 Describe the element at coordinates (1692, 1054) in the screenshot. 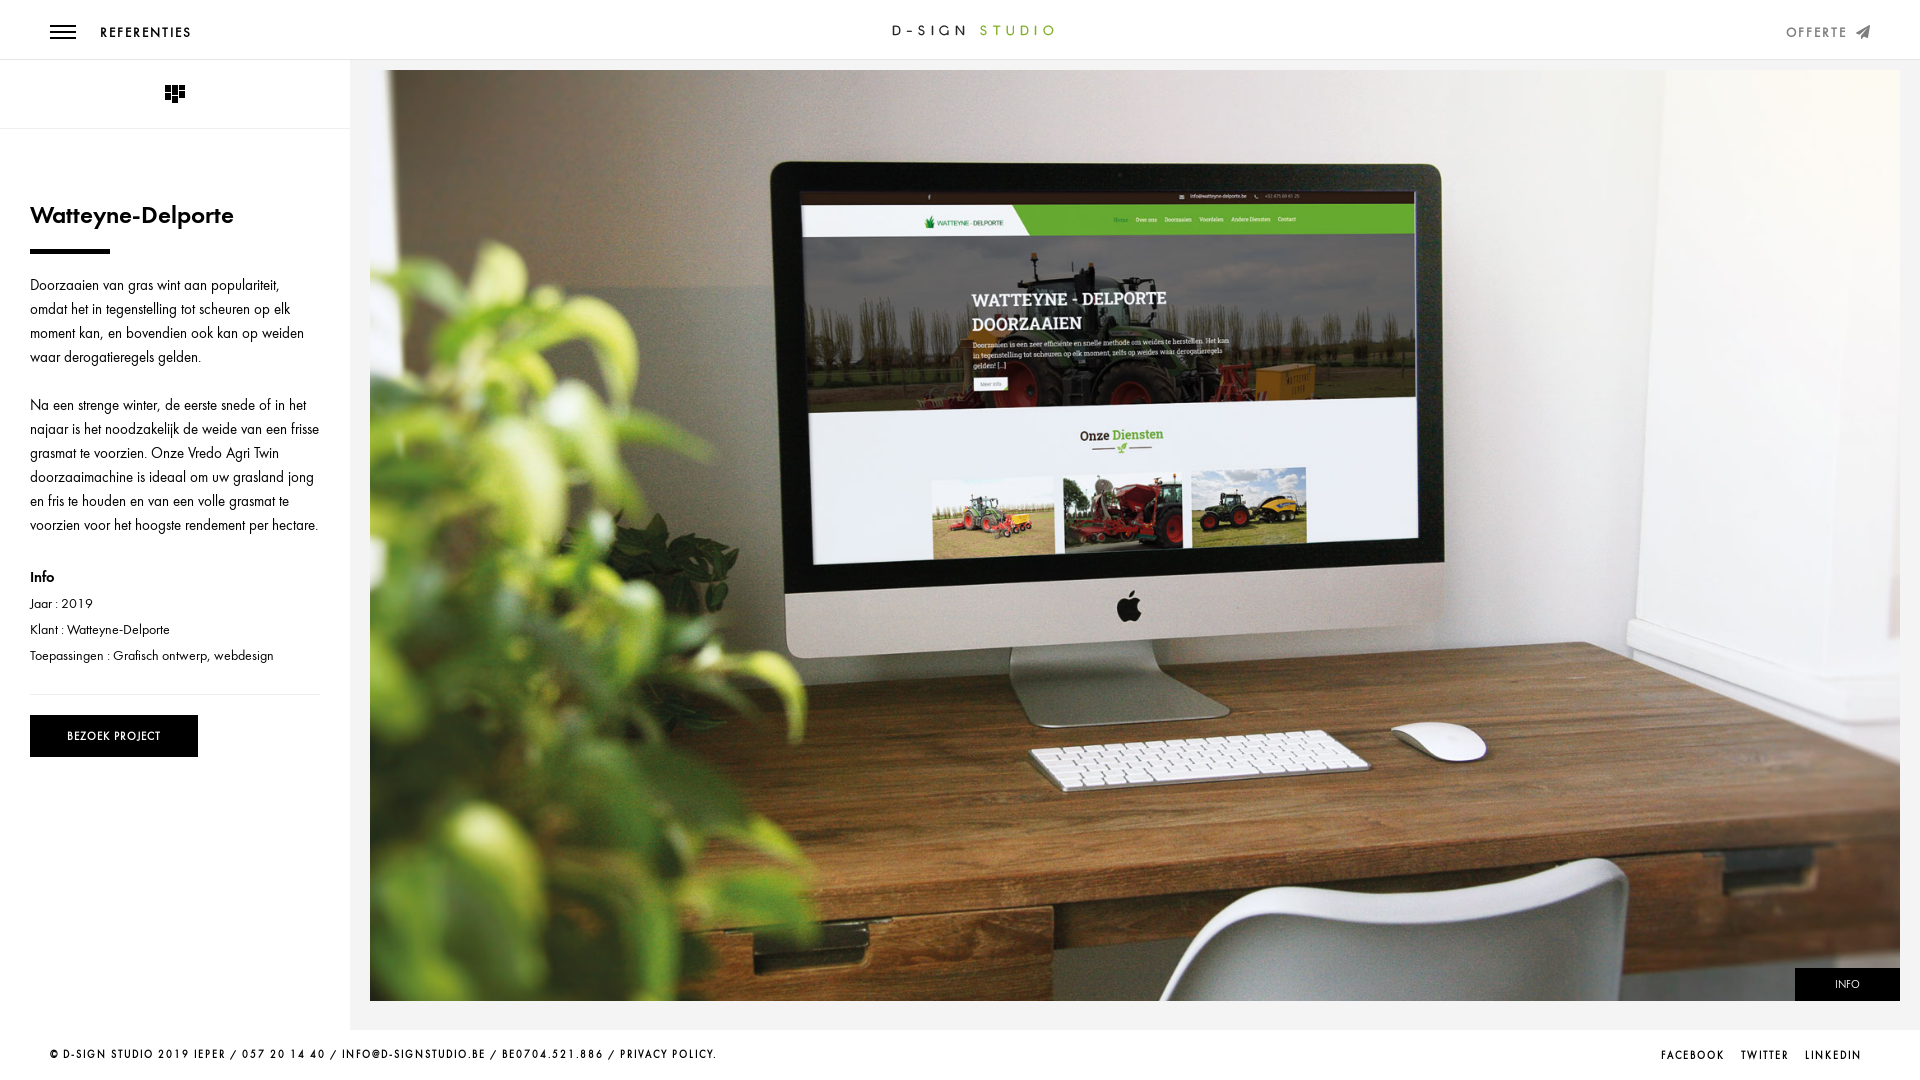

I see `'FACEBOOK'` at that location.